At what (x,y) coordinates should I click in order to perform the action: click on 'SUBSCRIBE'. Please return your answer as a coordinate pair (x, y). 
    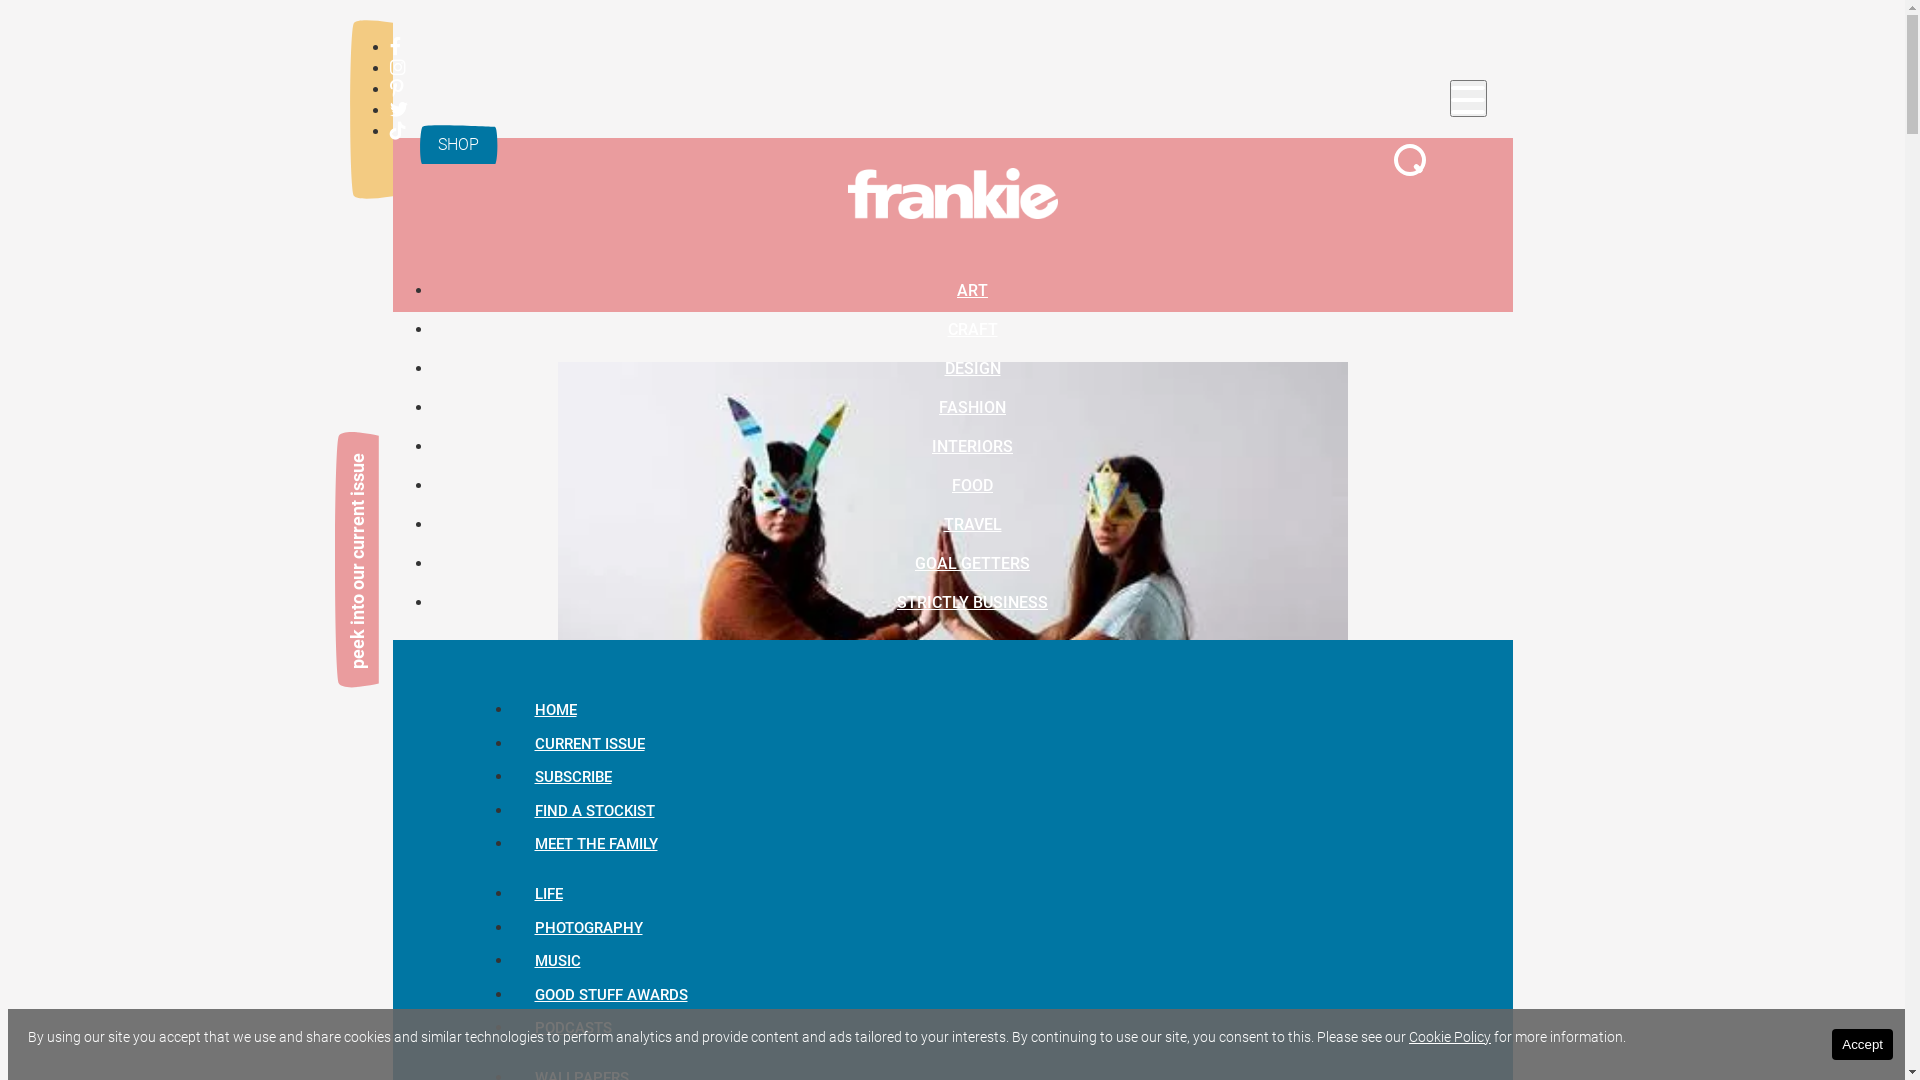
    Looking at the image, I should click on (571, 775).